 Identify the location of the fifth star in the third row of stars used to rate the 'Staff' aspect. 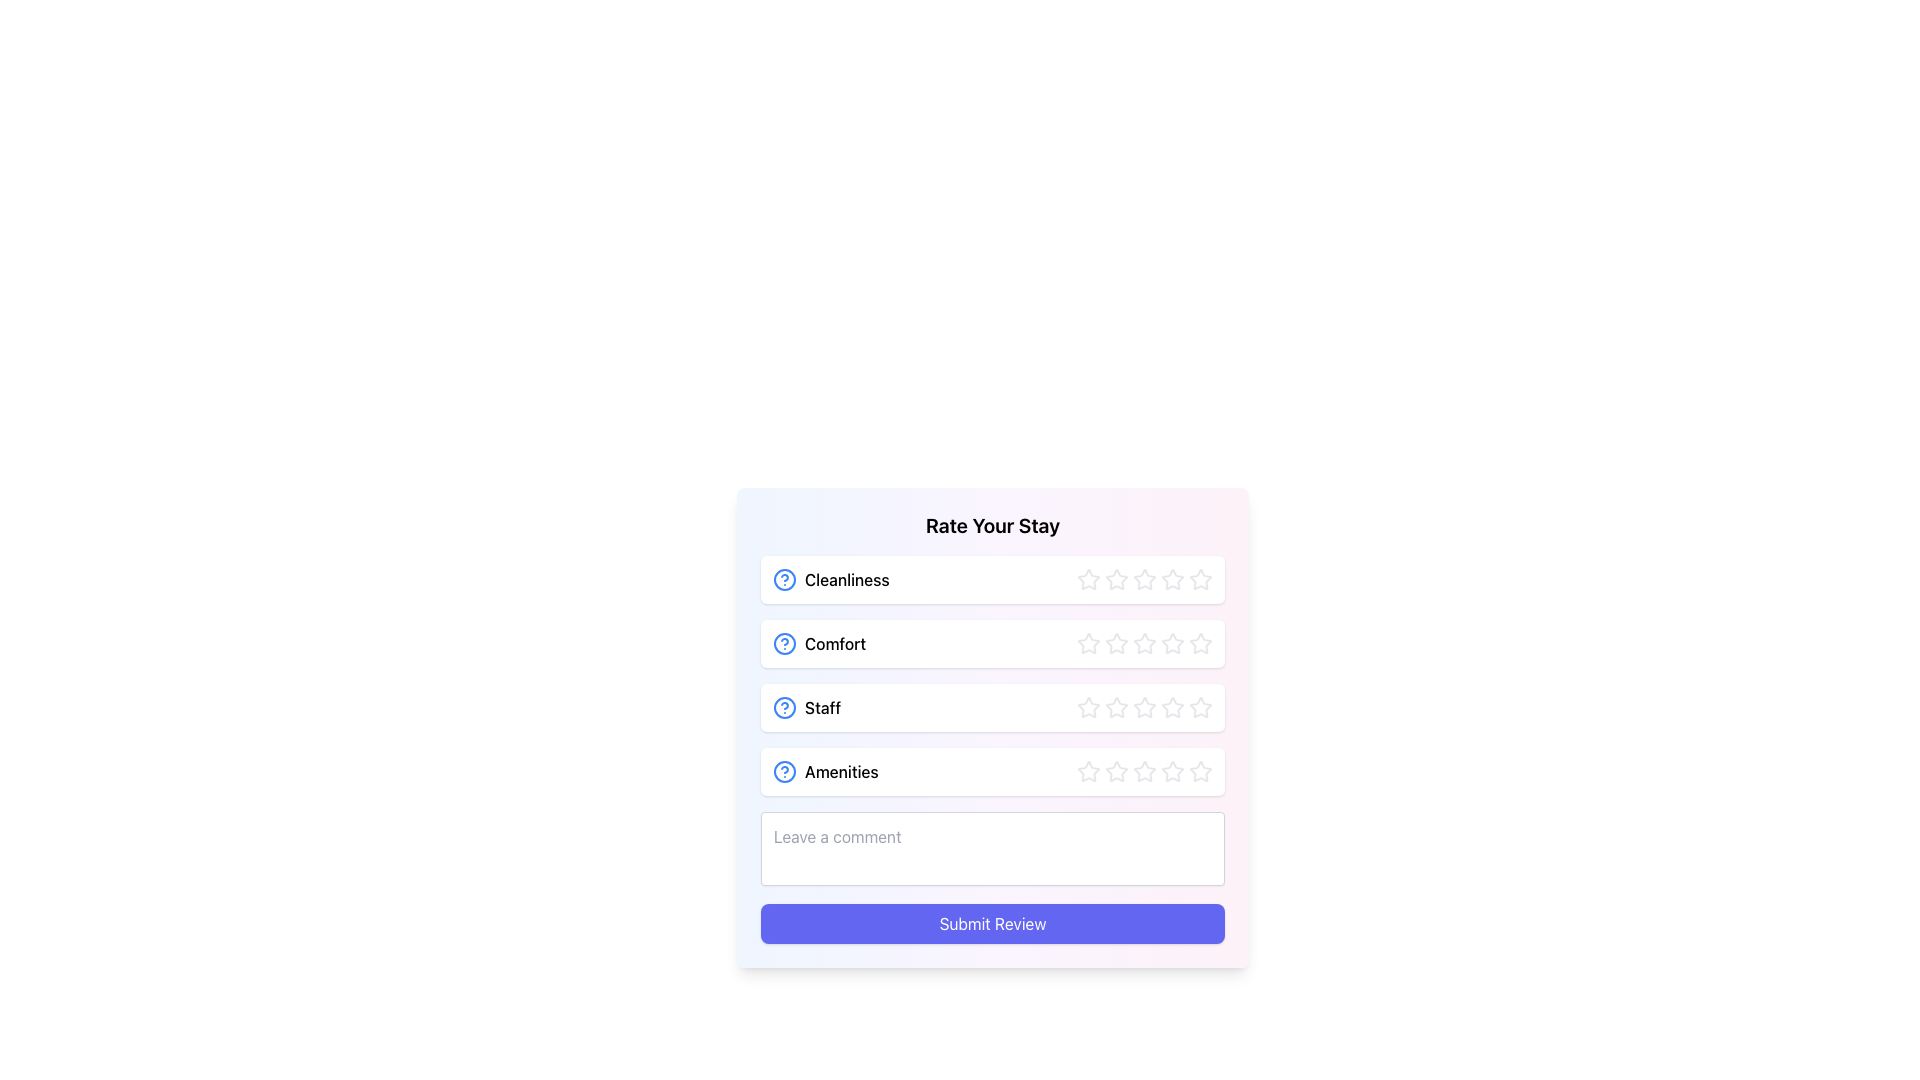
(1200, 707).